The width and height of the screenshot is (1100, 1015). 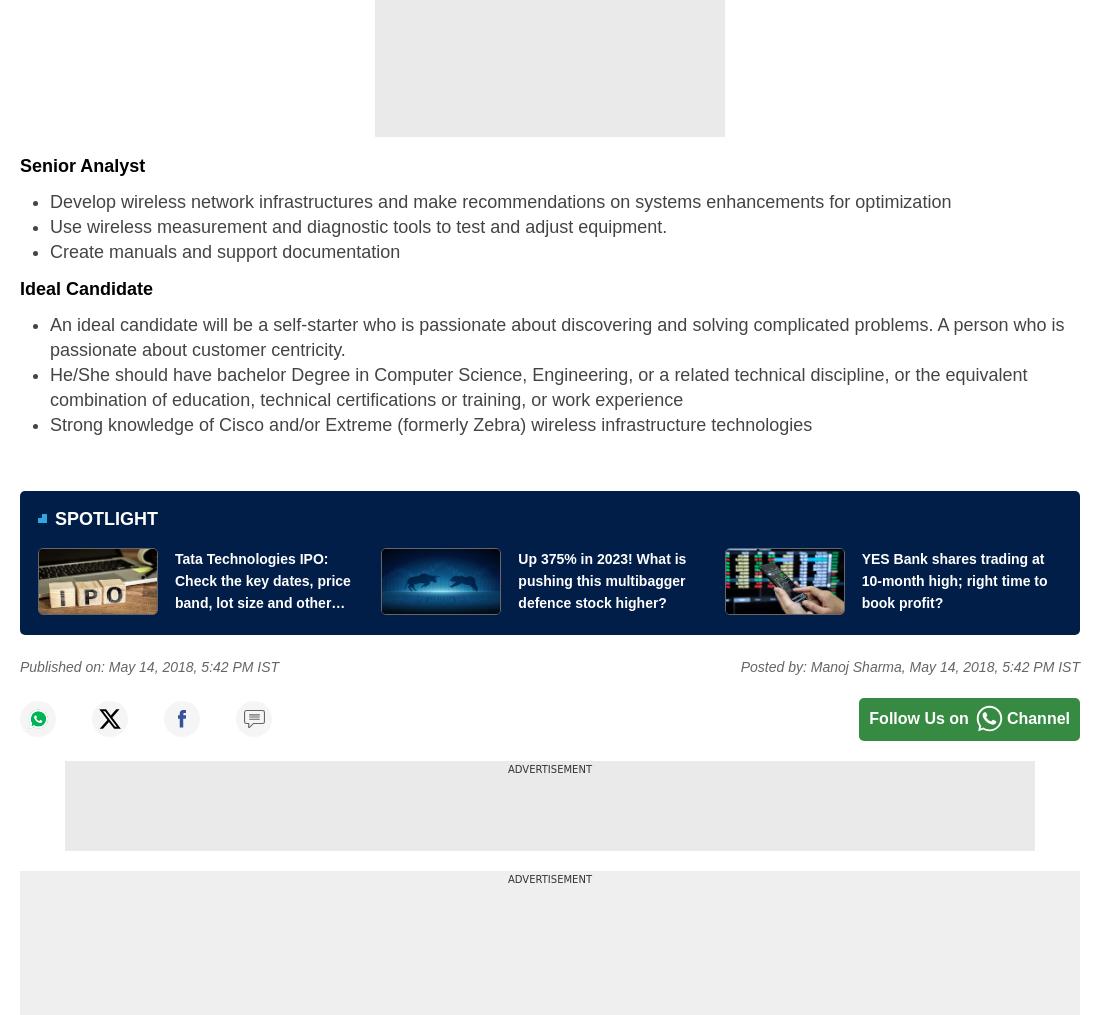 I want to click on 'Up 375% in 2023! What is pushing this multibagger defence stock higher?', so click(x=601, y=579).